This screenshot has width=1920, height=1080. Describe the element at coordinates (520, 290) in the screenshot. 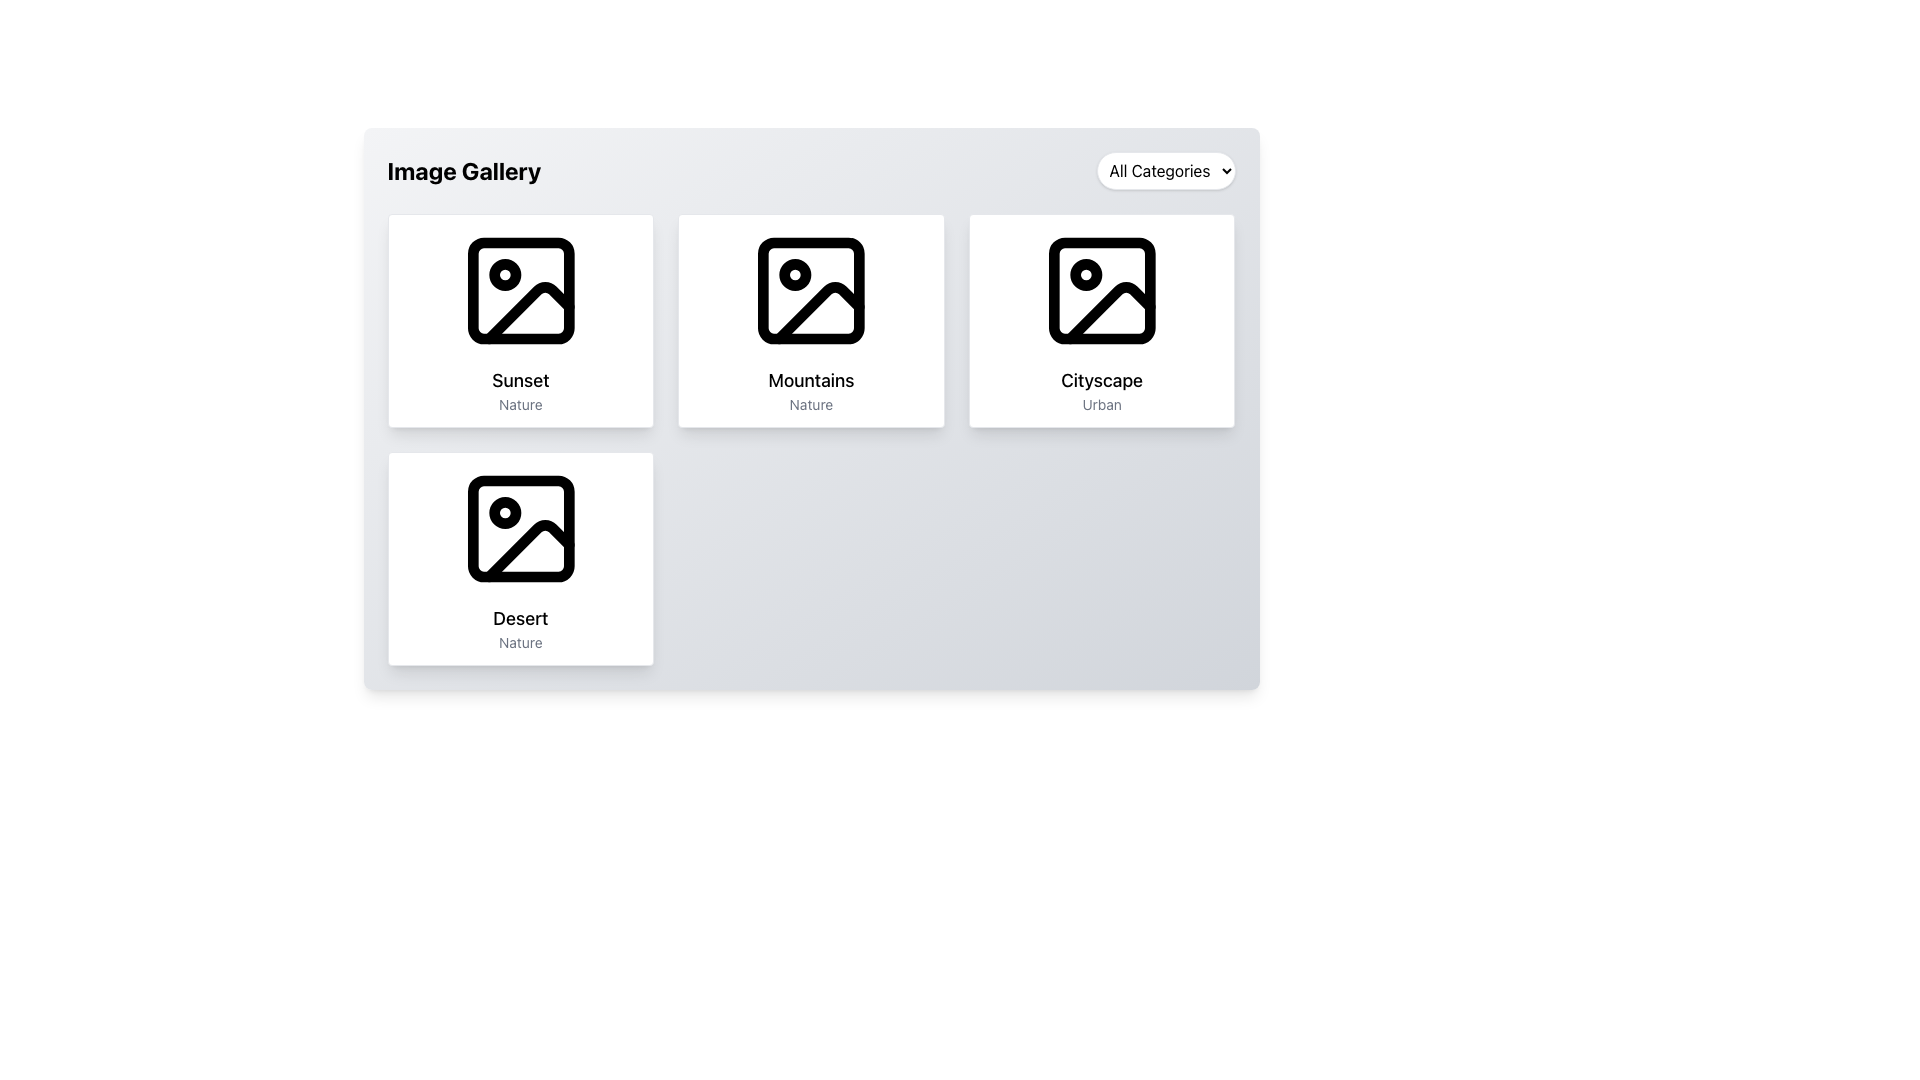

I see `the Decorative vector rectangle with rounded corners which is the largest shape in the lower part of the image icon labeled 'Sunset' in the top-left of the 2x2 grid` at that location.